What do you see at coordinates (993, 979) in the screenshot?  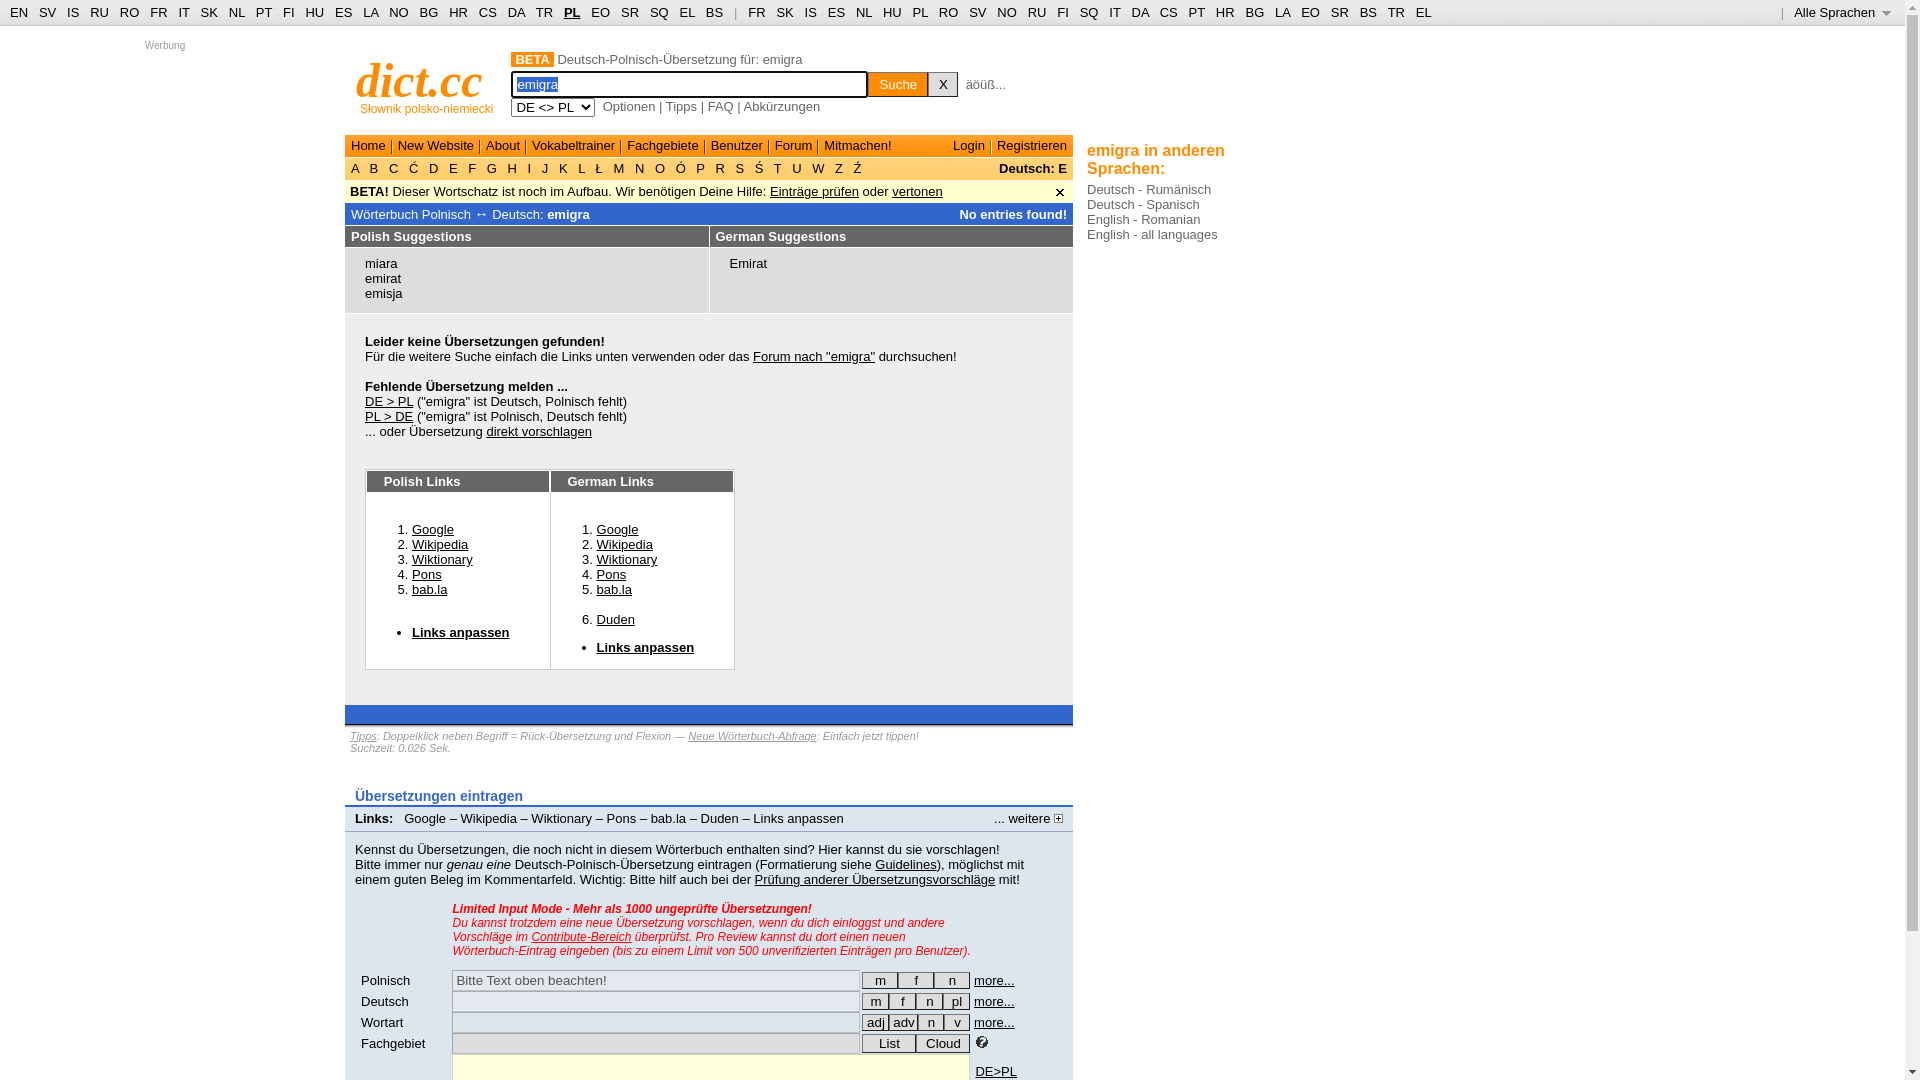 I see `'more...'` at bounding box center [993, 979].